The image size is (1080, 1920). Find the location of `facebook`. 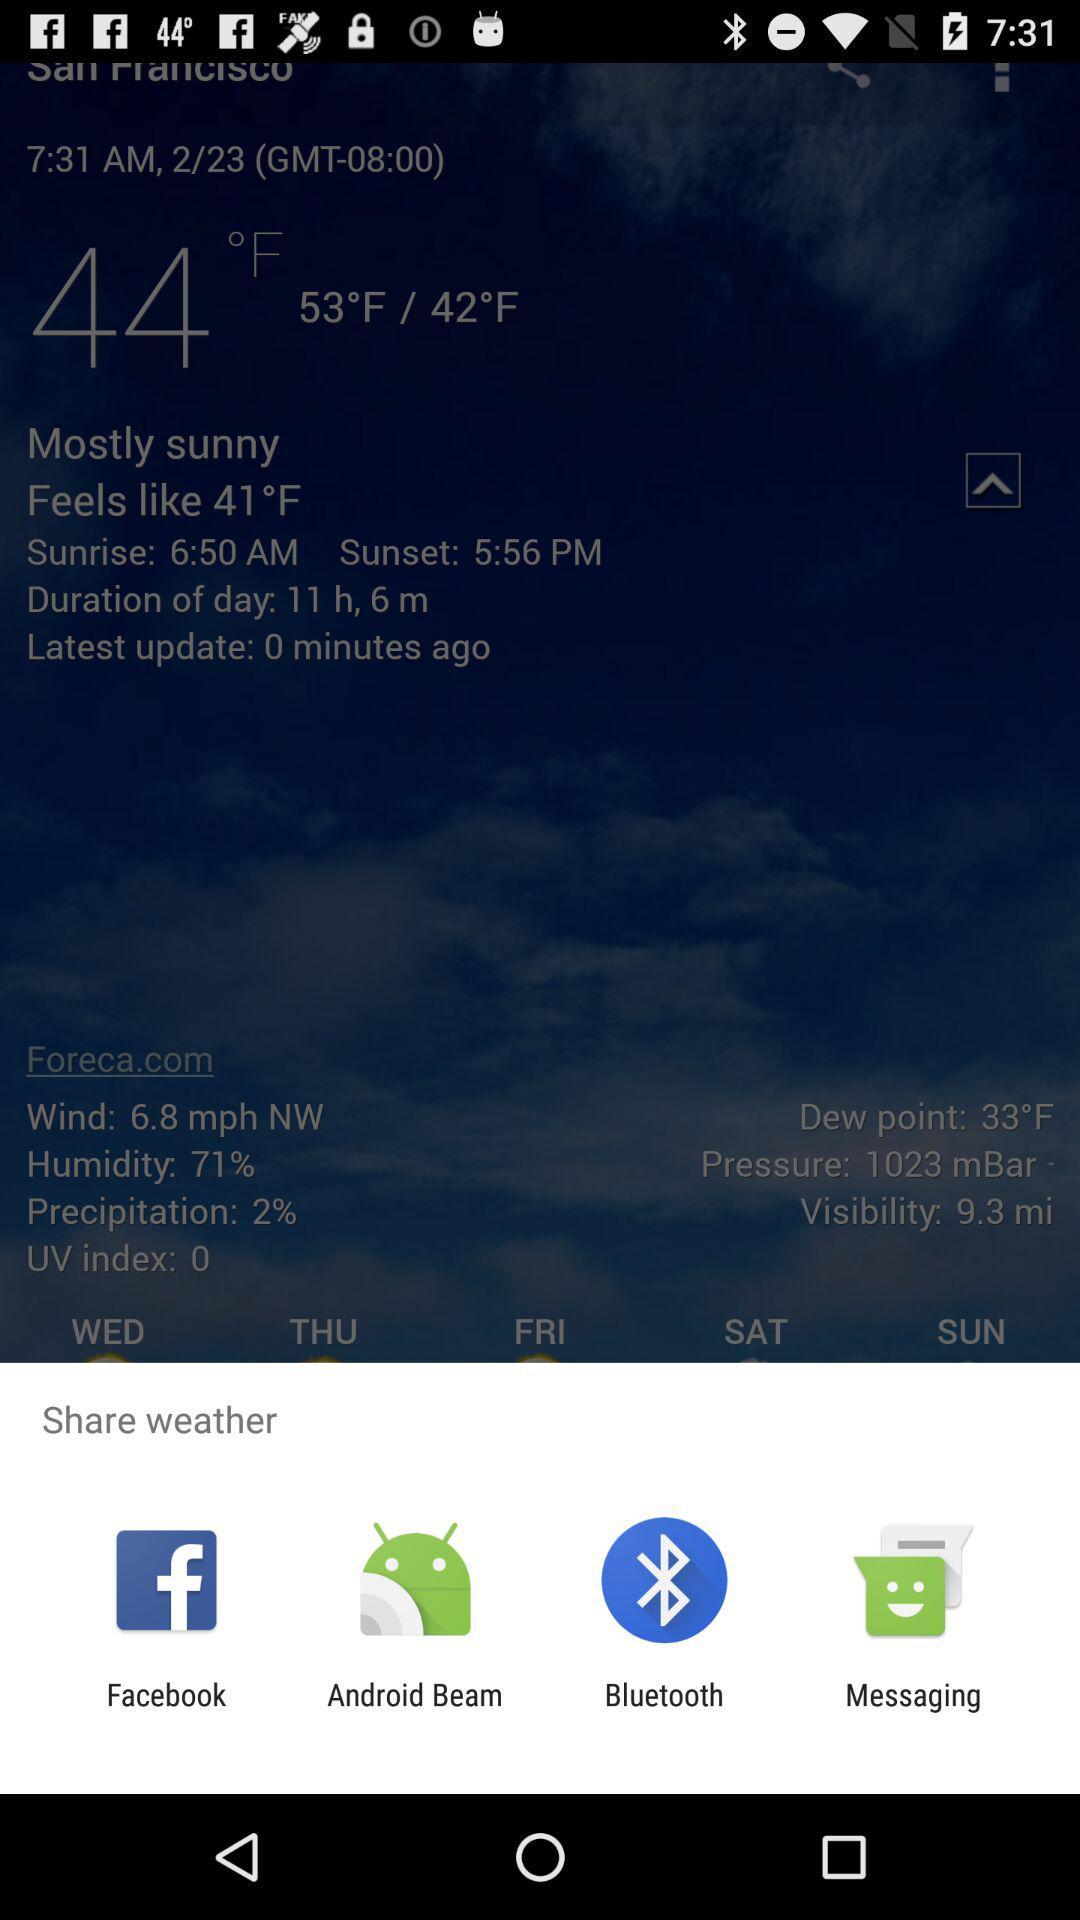

facebook is located at coordinates (165, 1711).